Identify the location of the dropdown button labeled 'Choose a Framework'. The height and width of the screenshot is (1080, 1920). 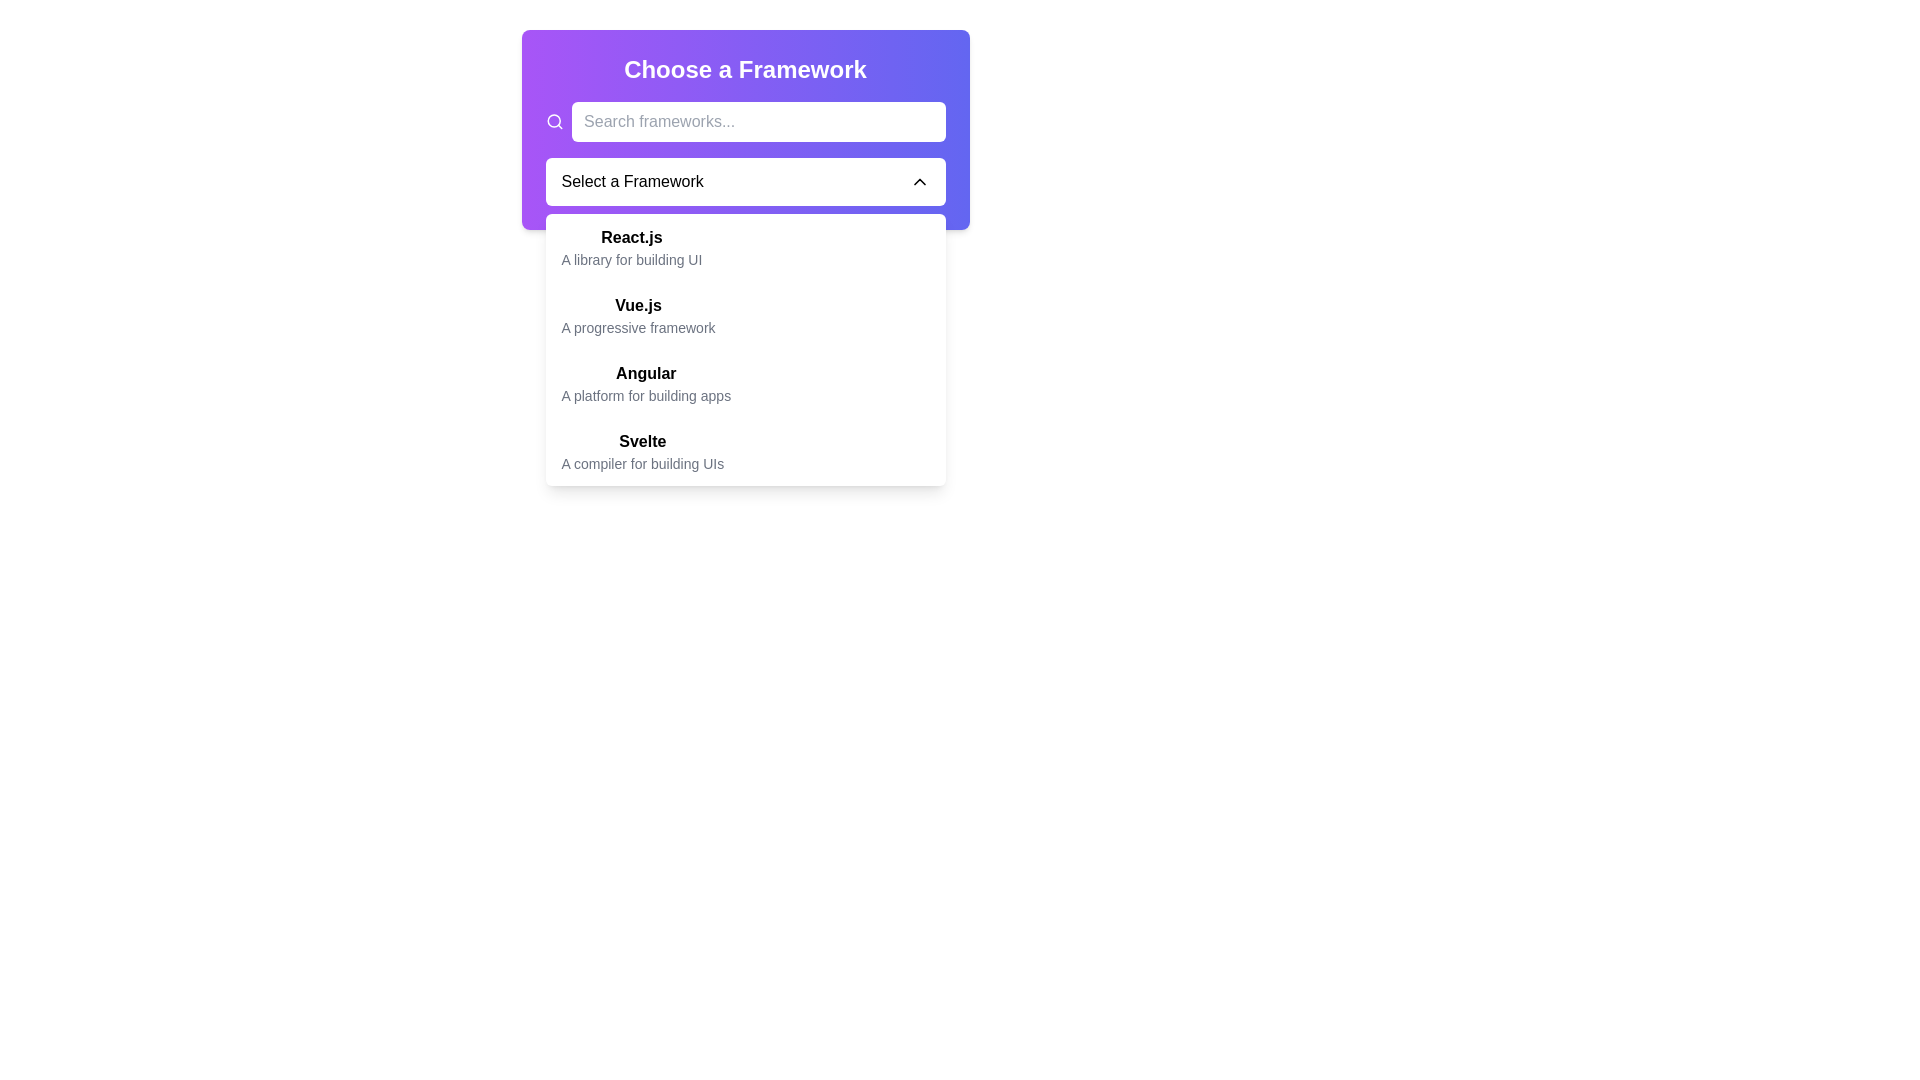
(631, 181).